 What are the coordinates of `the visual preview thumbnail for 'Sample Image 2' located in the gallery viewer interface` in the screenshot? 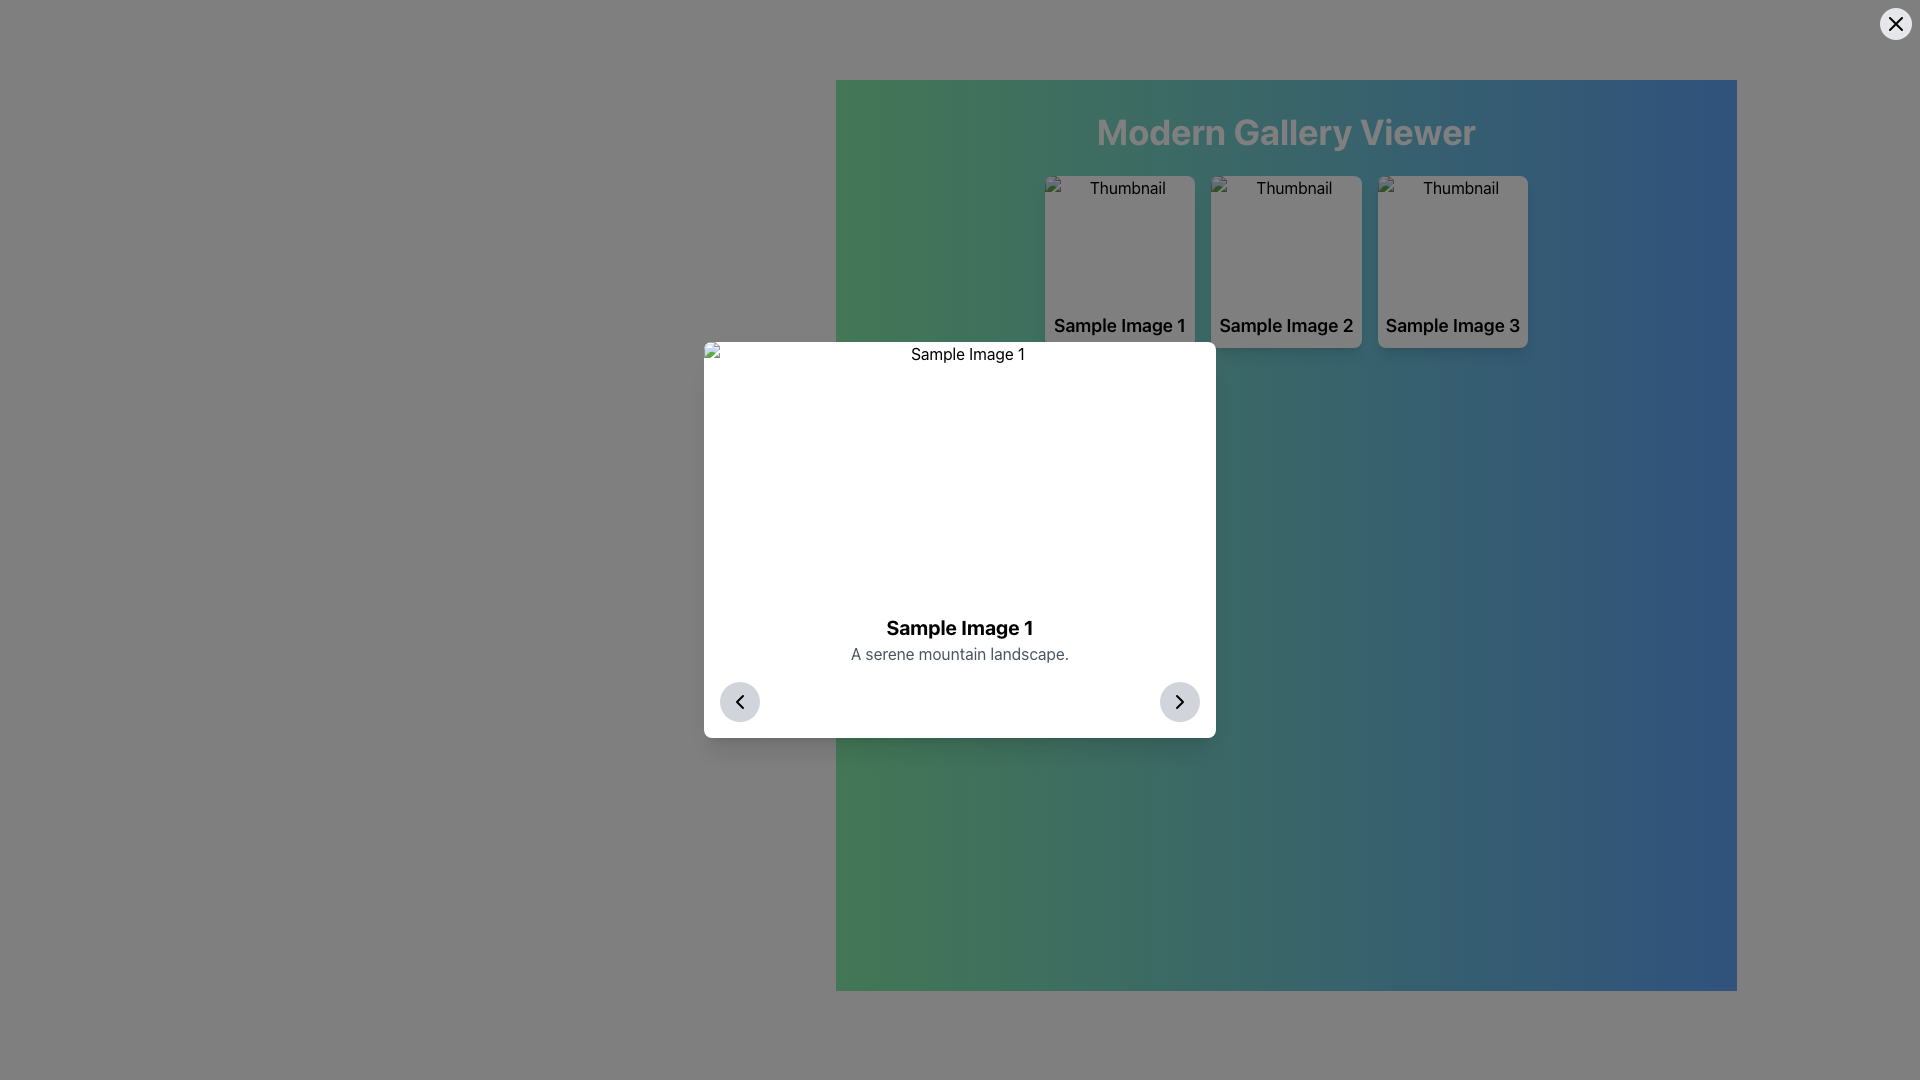 It's located at (1286, 238).